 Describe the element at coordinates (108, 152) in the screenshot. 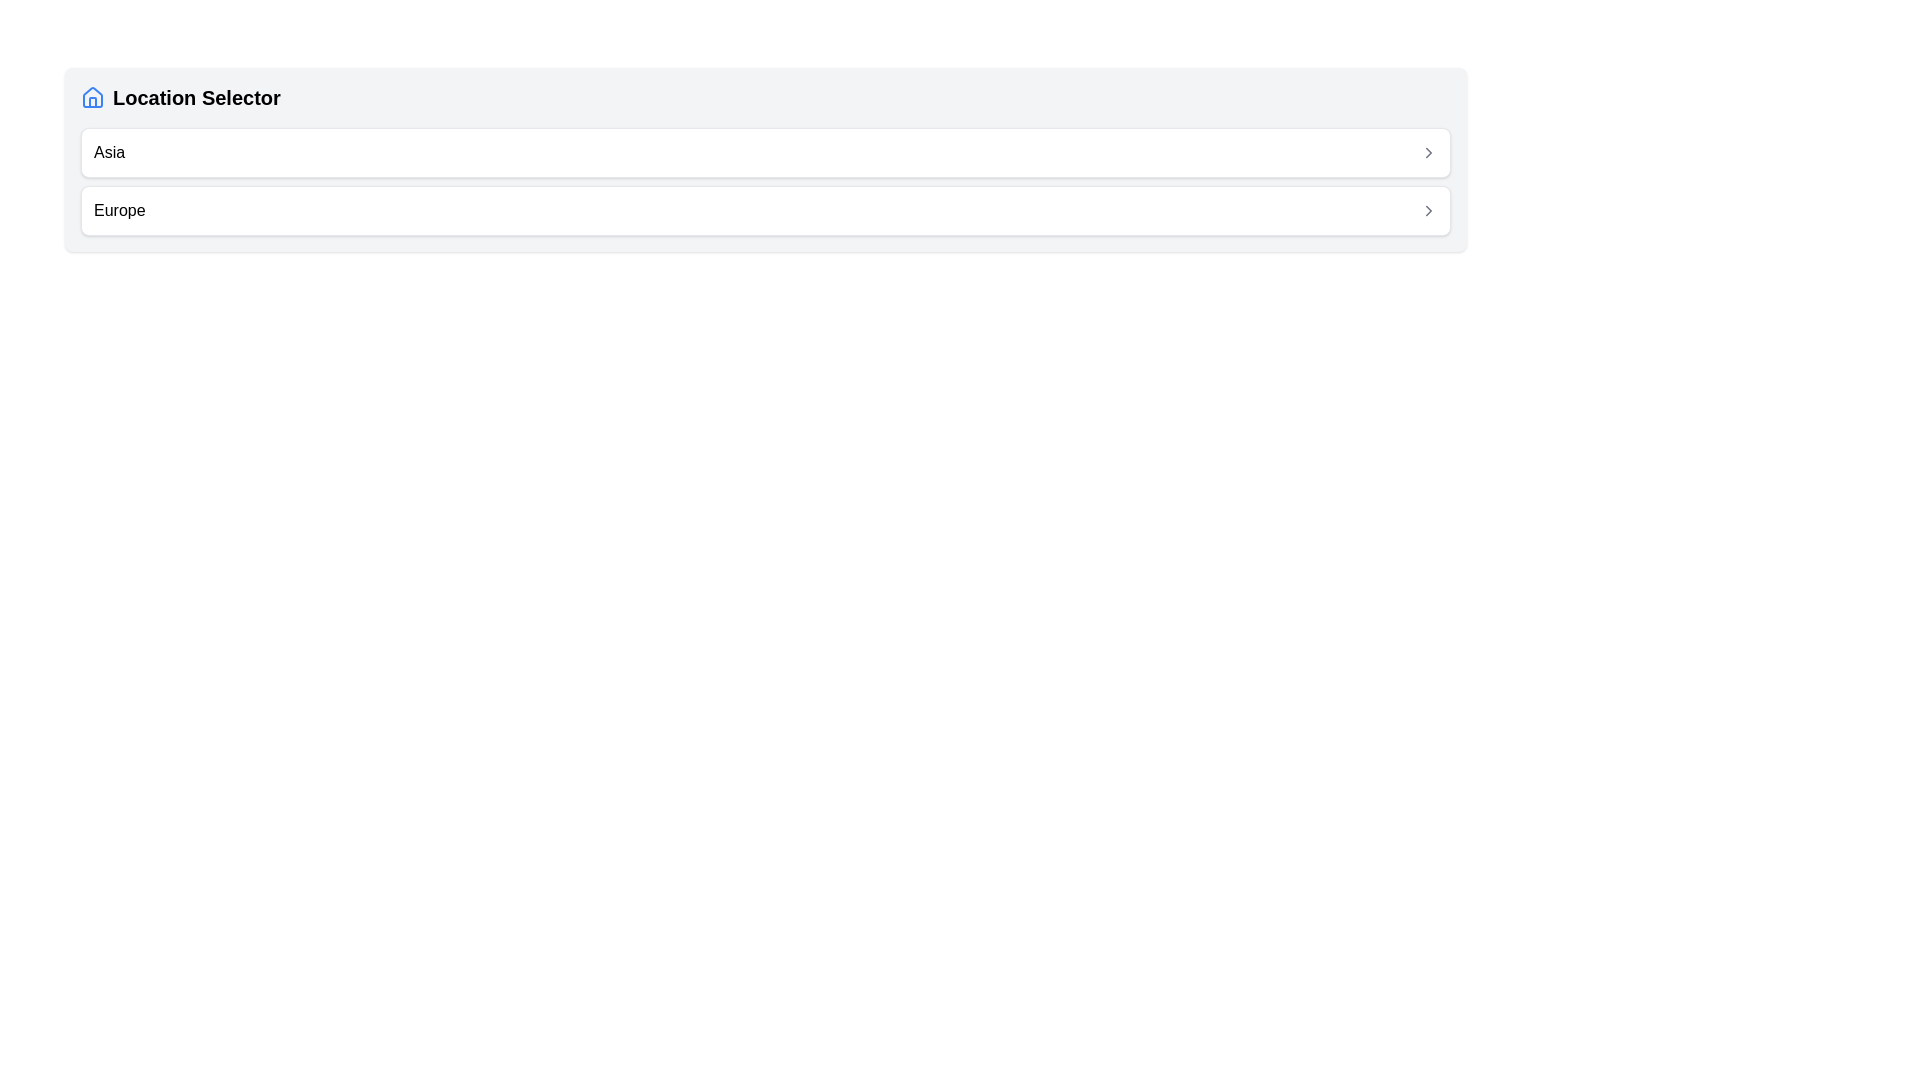

I see `the 'Asia' text label located in the top selection box of the location selector` at that location.